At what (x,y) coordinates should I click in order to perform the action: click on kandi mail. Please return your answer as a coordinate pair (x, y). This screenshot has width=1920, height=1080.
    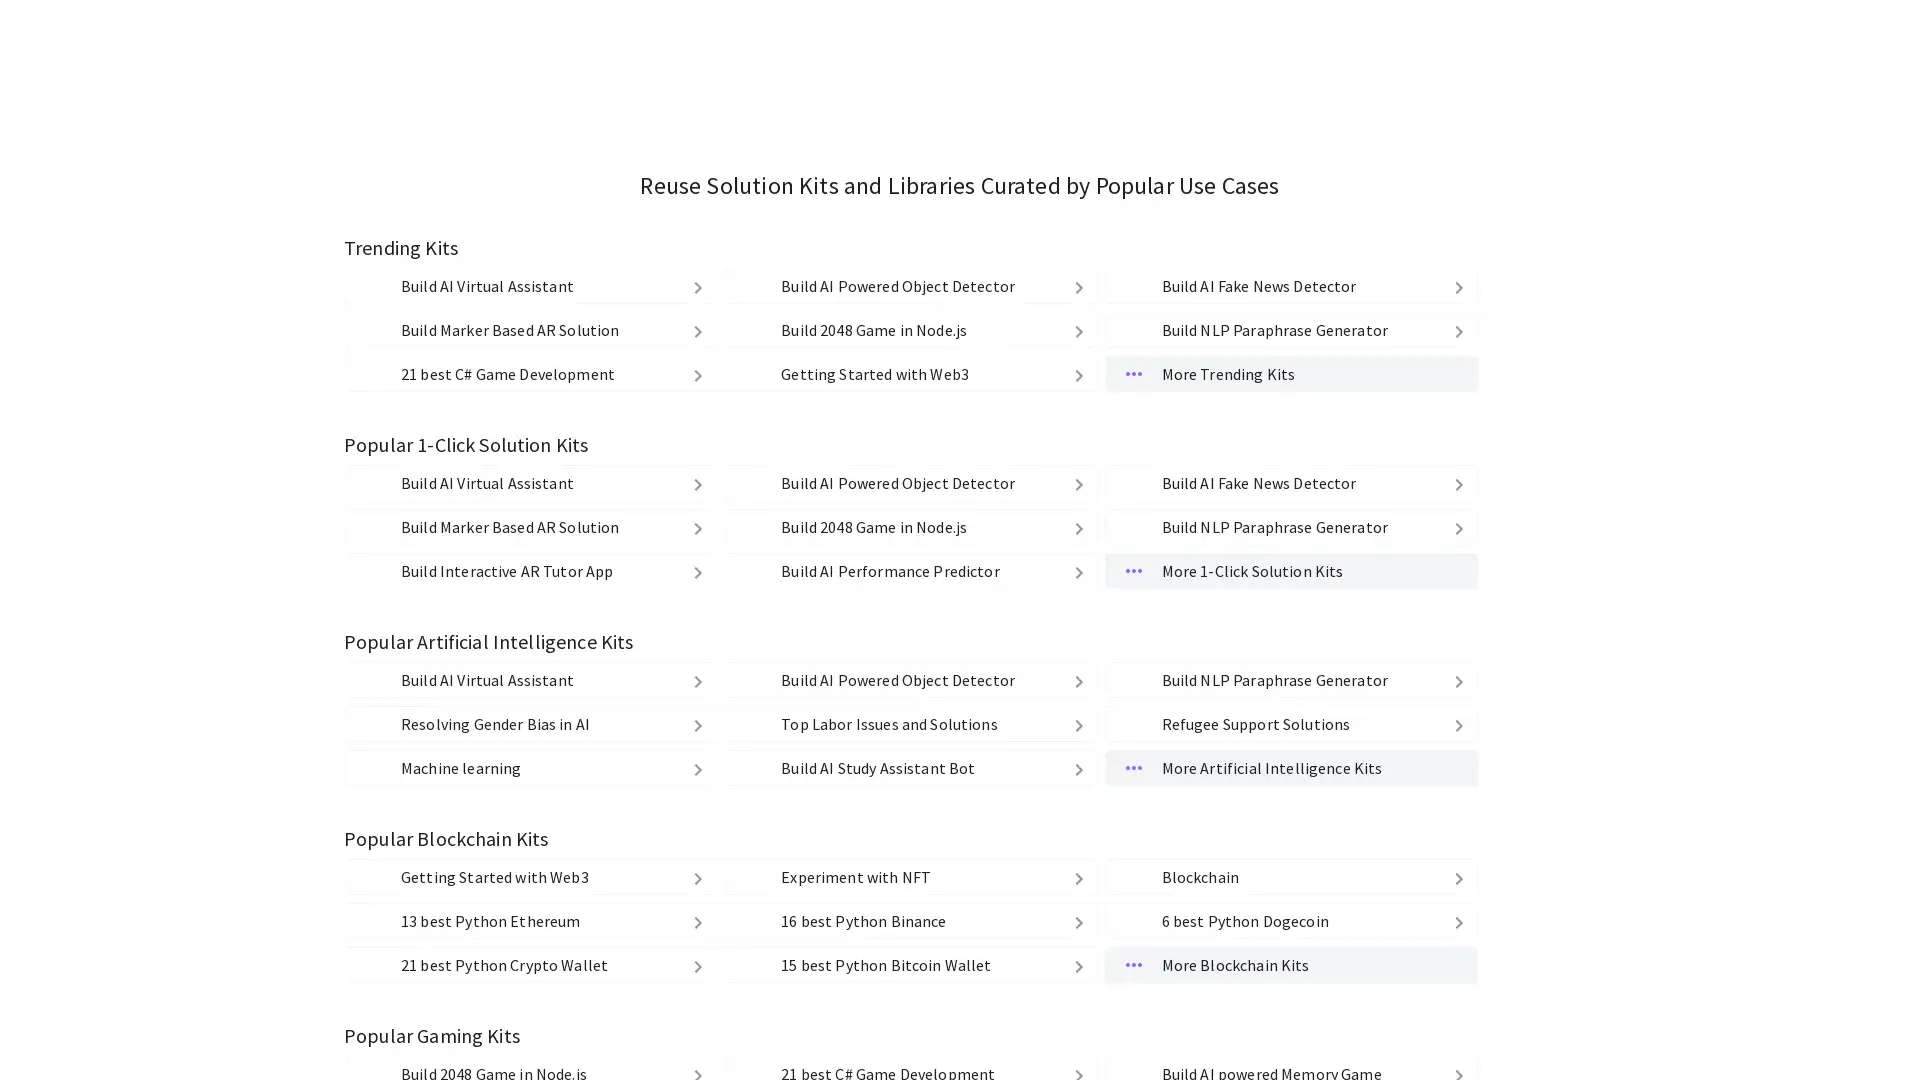
    Looking at the image, I should click on (1871, 68).